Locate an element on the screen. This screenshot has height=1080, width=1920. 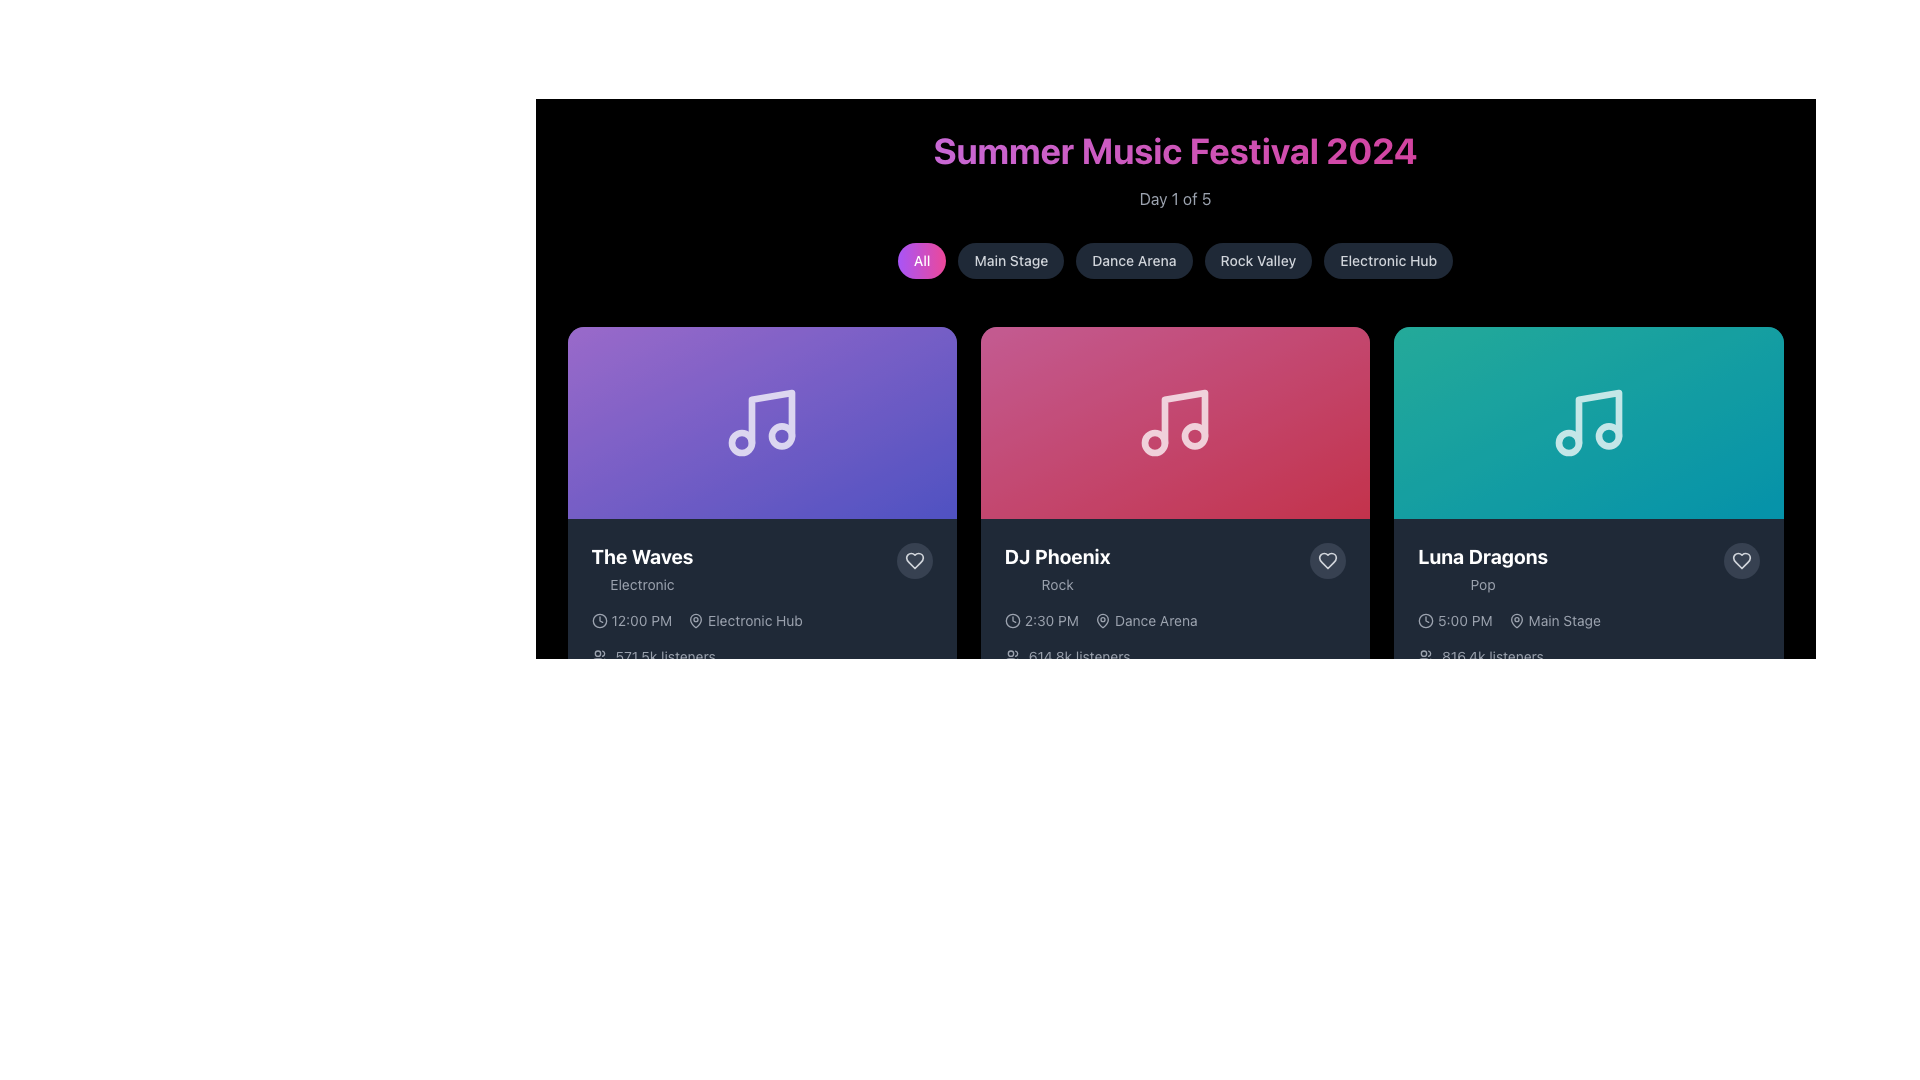
the filter button for 'Main Stage' located below the 'Summer Music Festival 2024' title is located at coordinates (1011, 260).